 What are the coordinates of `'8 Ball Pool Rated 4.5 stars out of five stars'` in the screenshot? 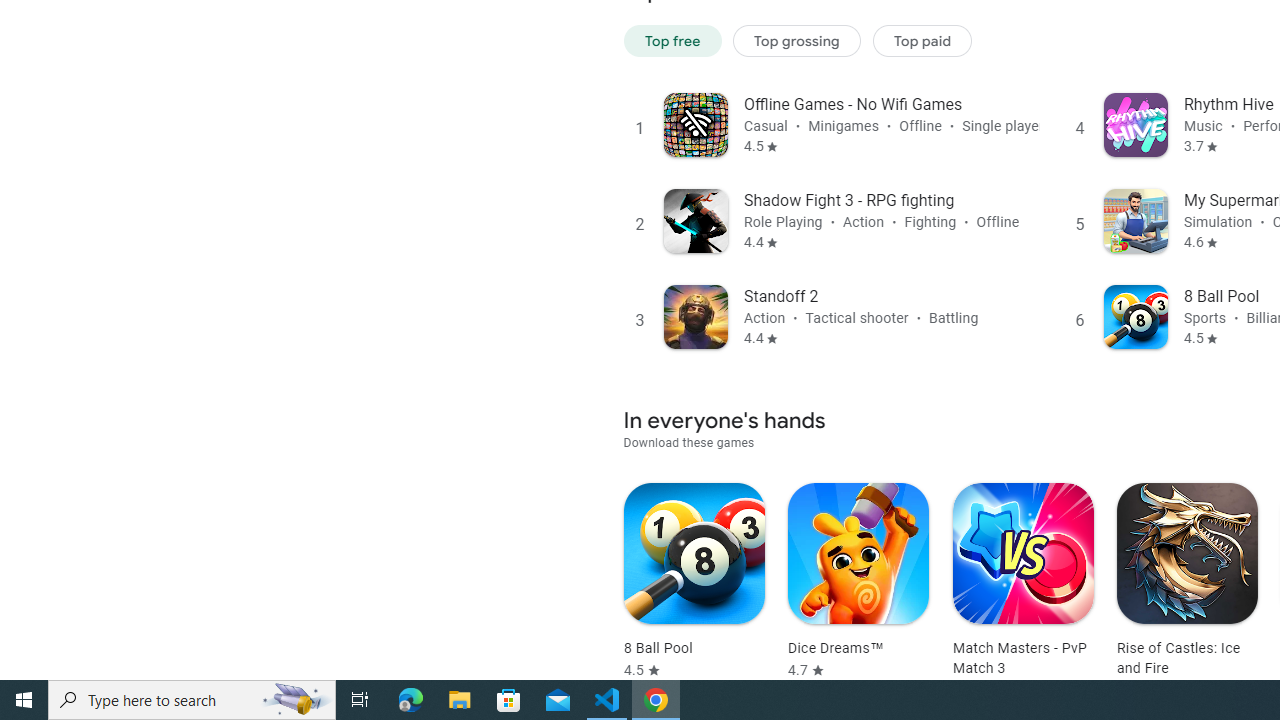 It's located at (694, 581).